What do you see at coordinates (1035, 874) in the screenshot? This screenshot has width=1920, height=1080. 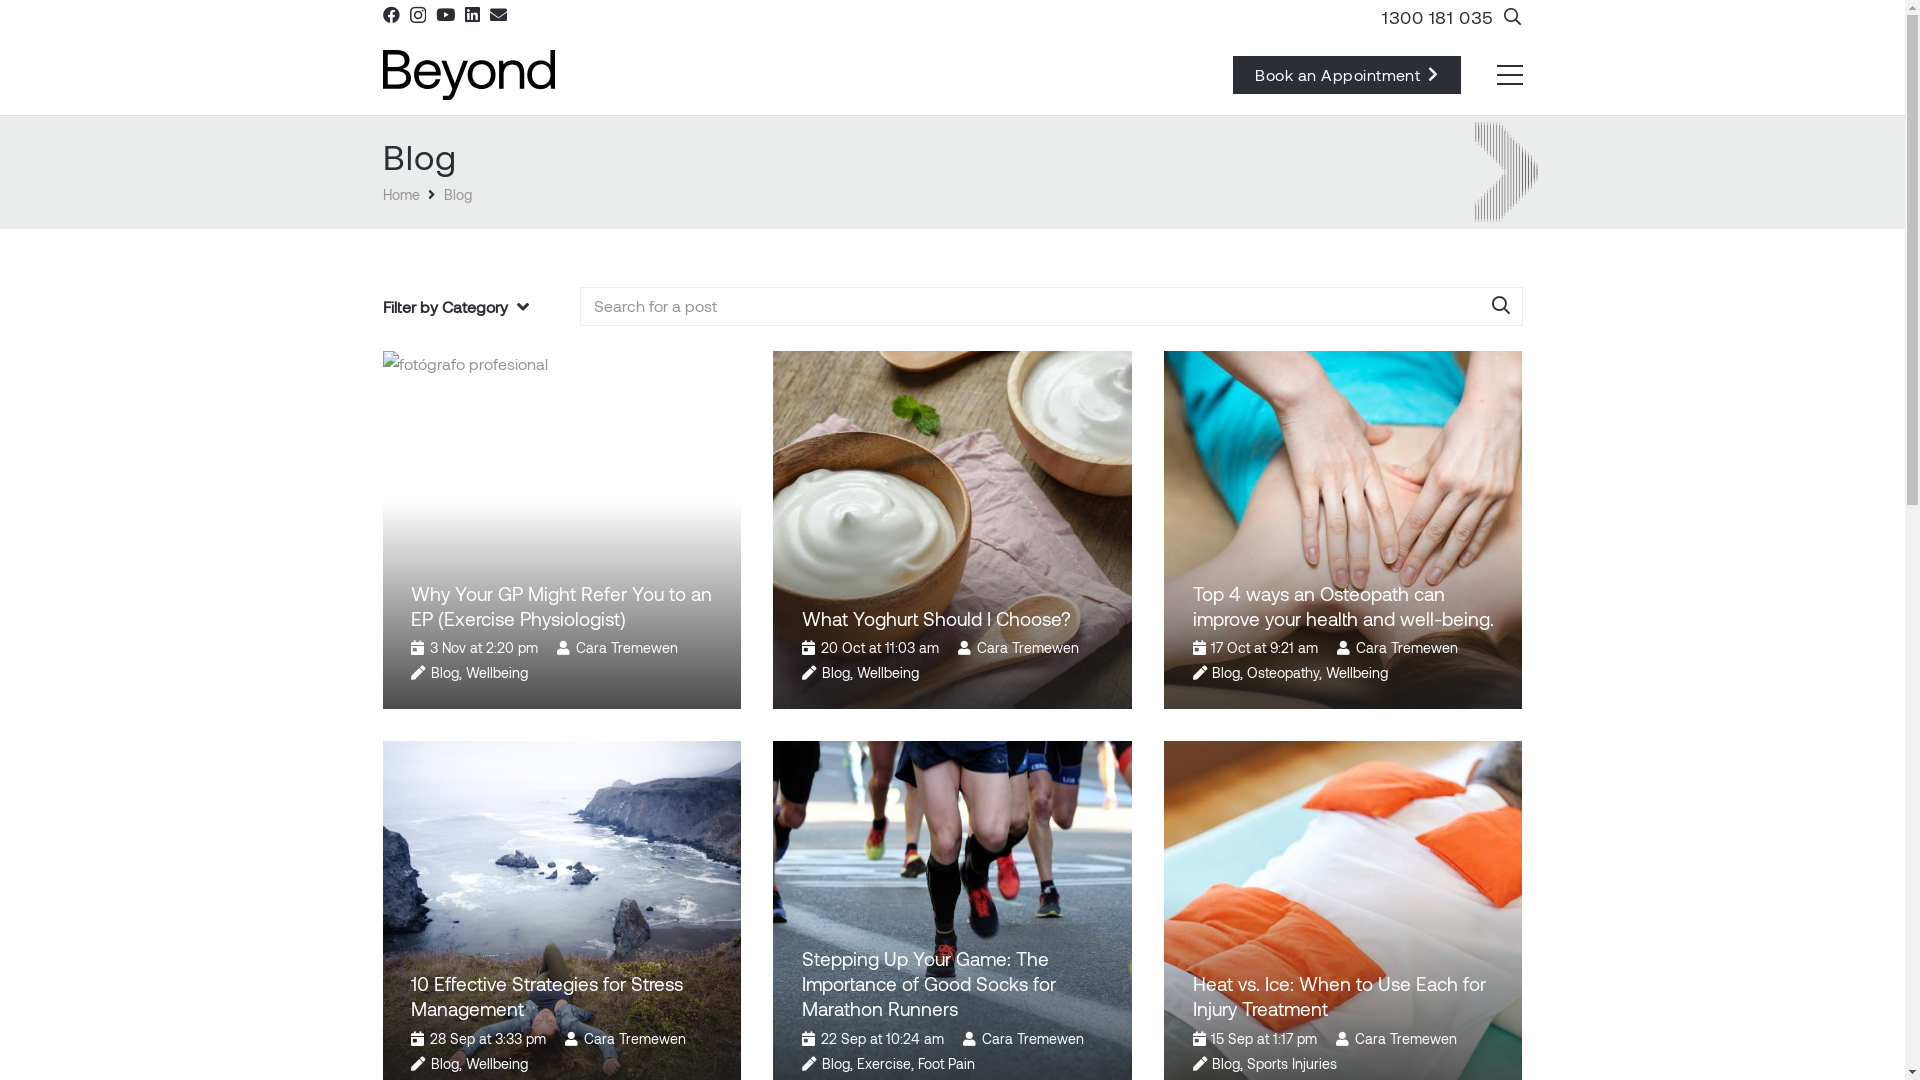 I see `'Instagram'` at bounding box center [1035, 874].